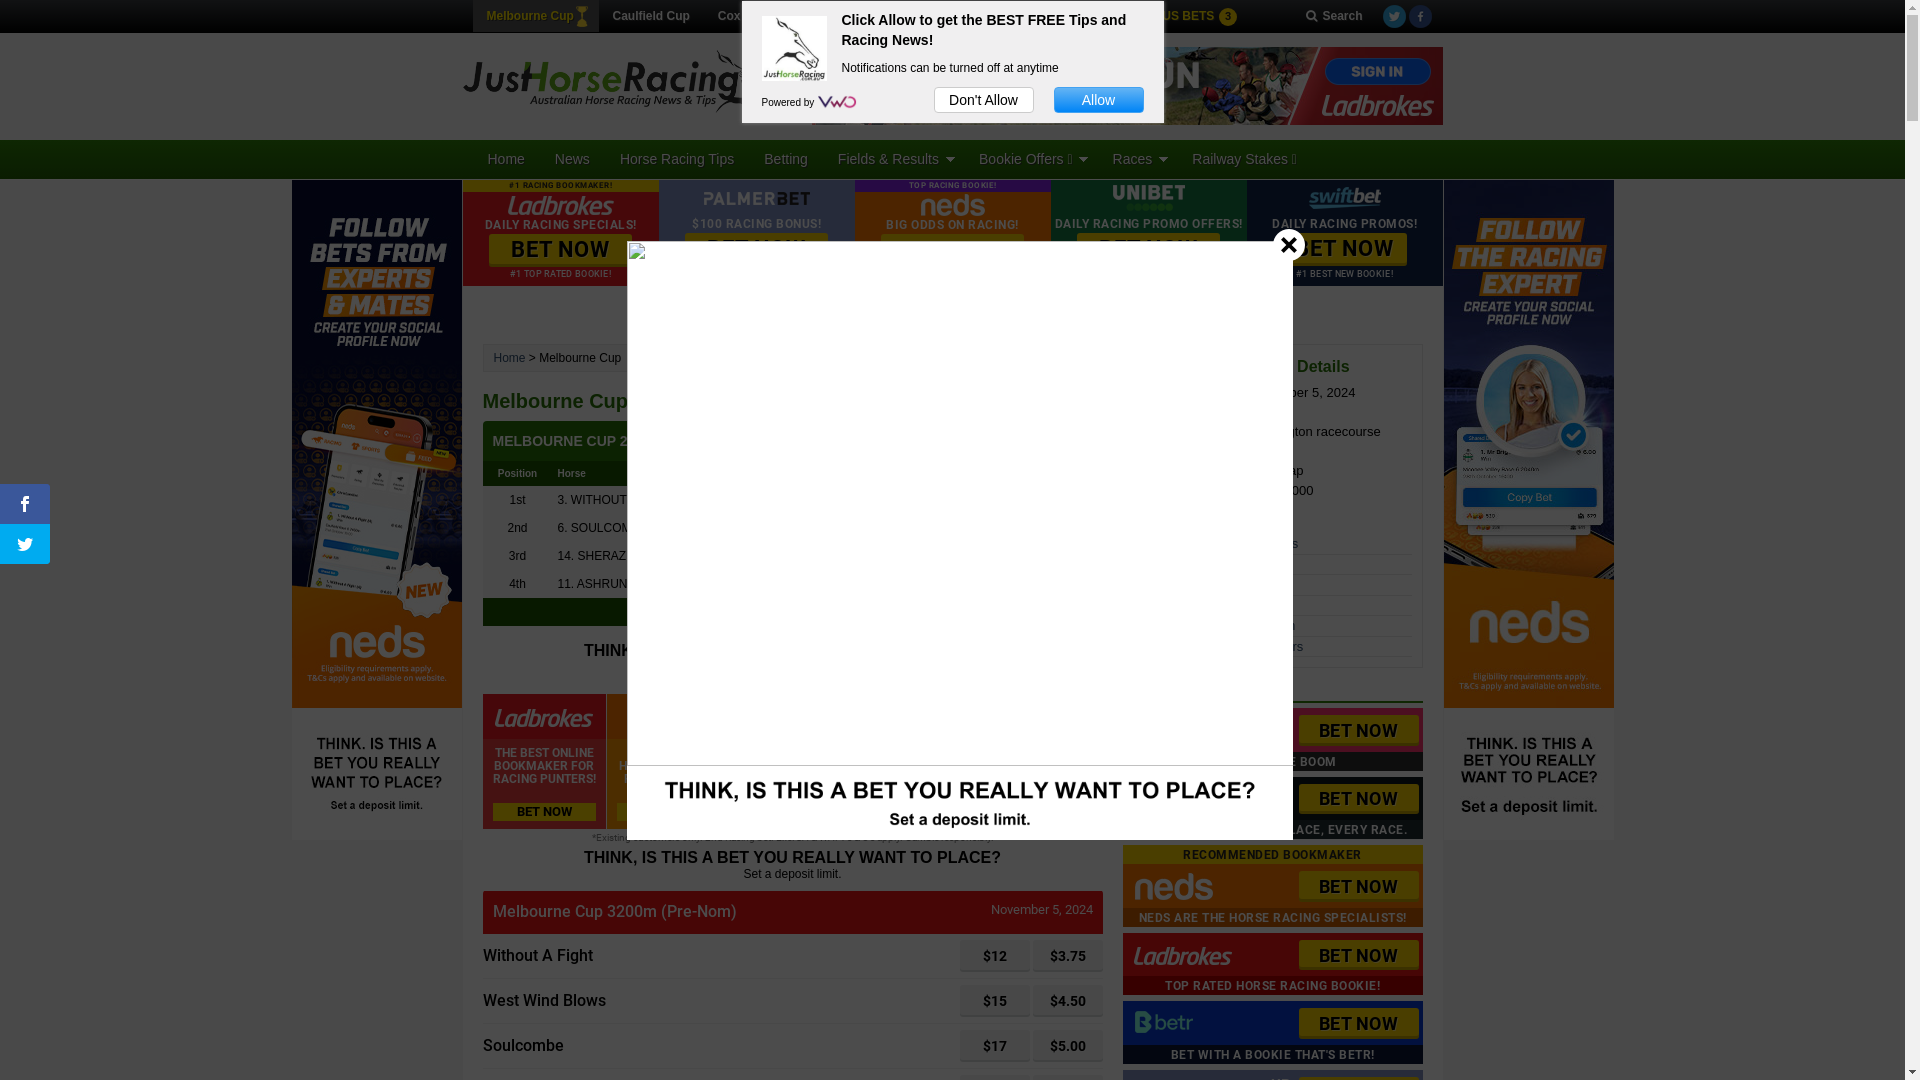 The image size is (1920, 1080). Describe the element at coordinates (603, 157) in the screenshot. I see `'Horse Racing Tips'` at that location.